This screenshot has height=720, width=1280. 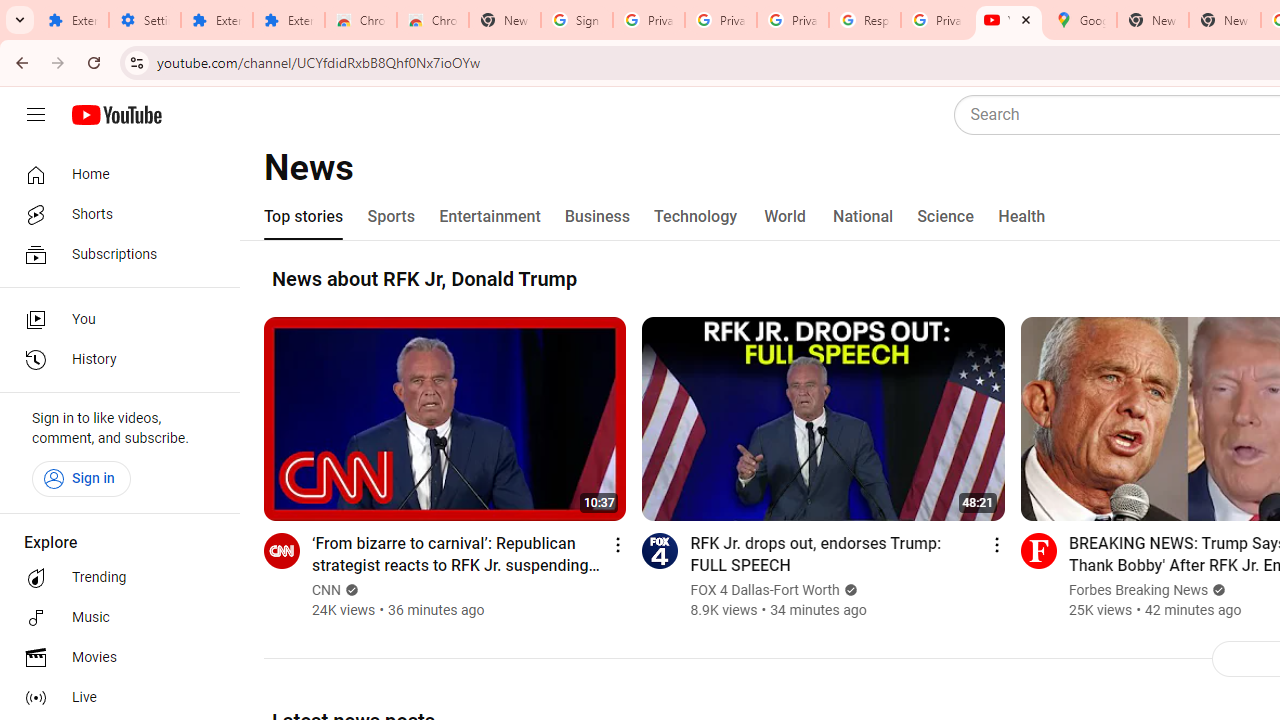 What do you see at coordinates (112, 617) in the screenshot?
I see `'Music'` at bounding box center [112, 617].